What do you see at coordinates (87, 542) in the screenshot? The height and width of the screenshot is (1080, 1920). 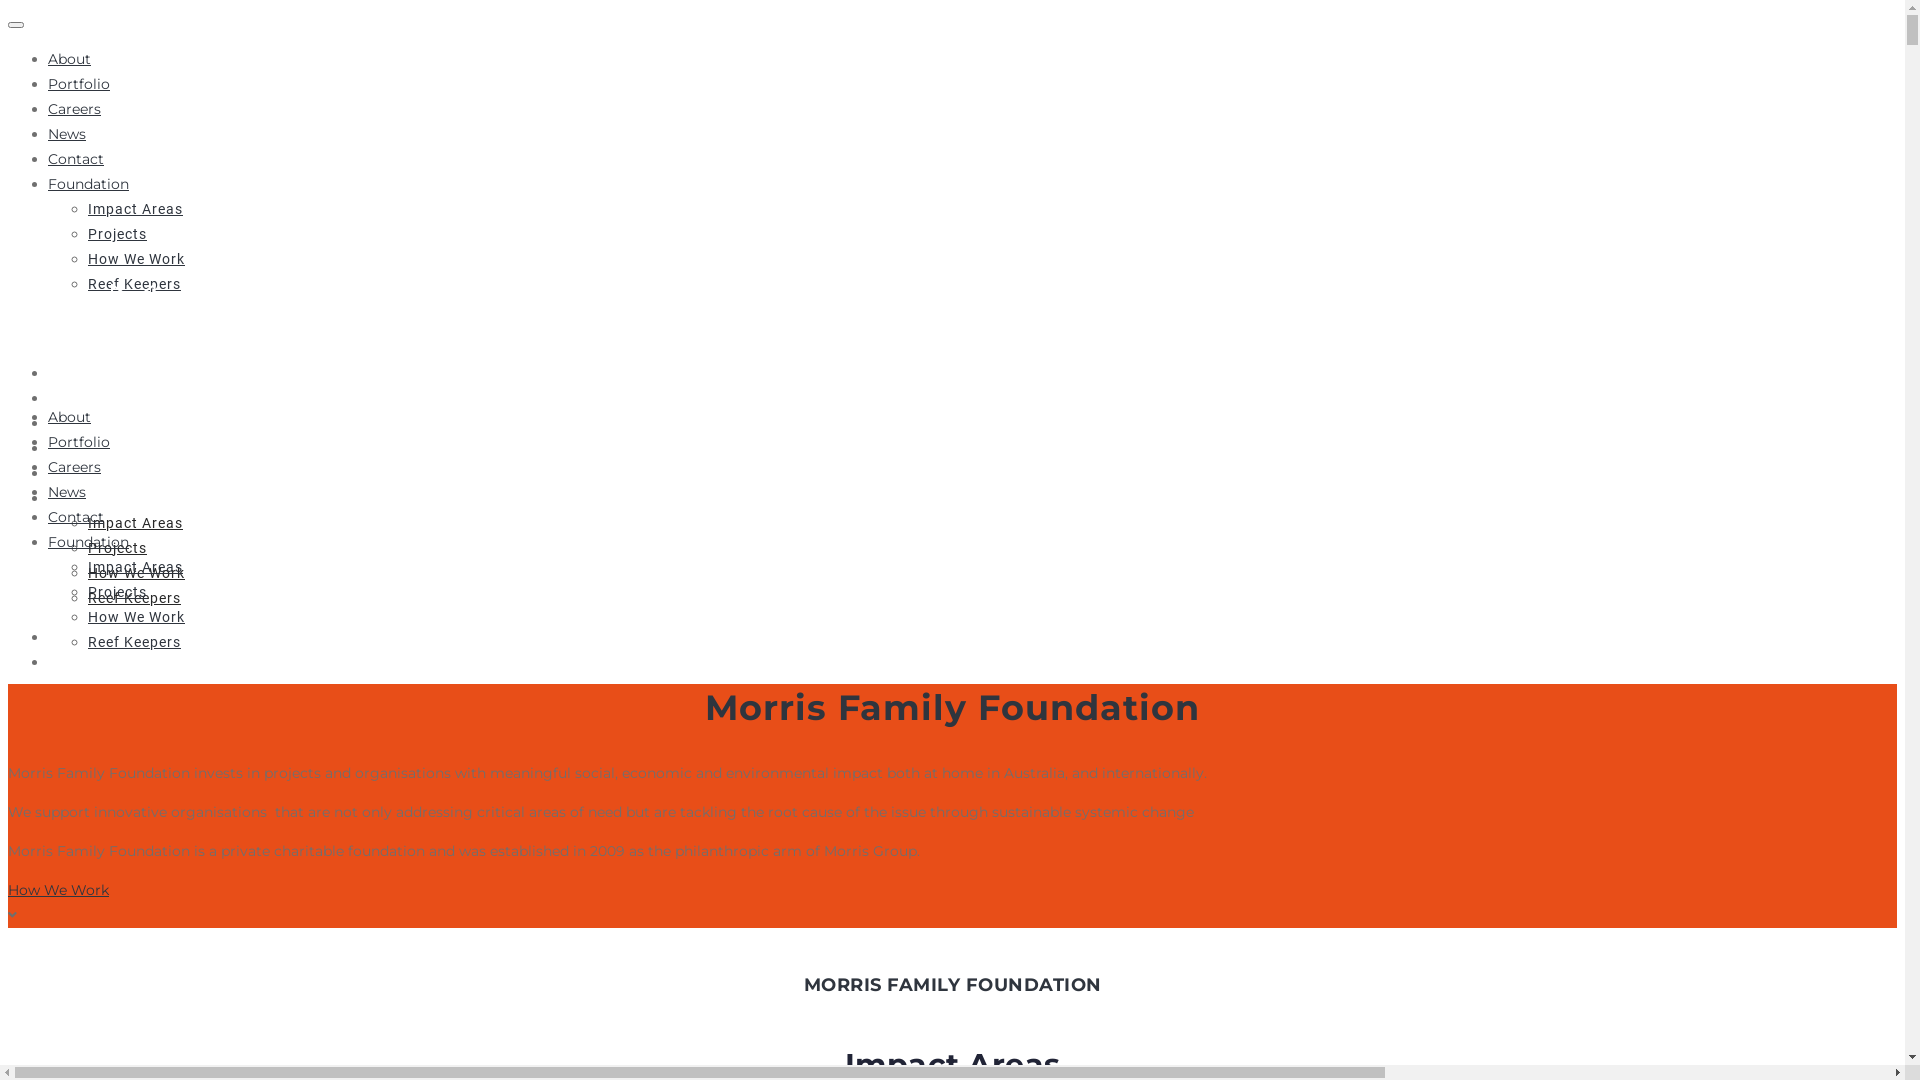 I see `'Foundation'` at bounding box center [87, 542].